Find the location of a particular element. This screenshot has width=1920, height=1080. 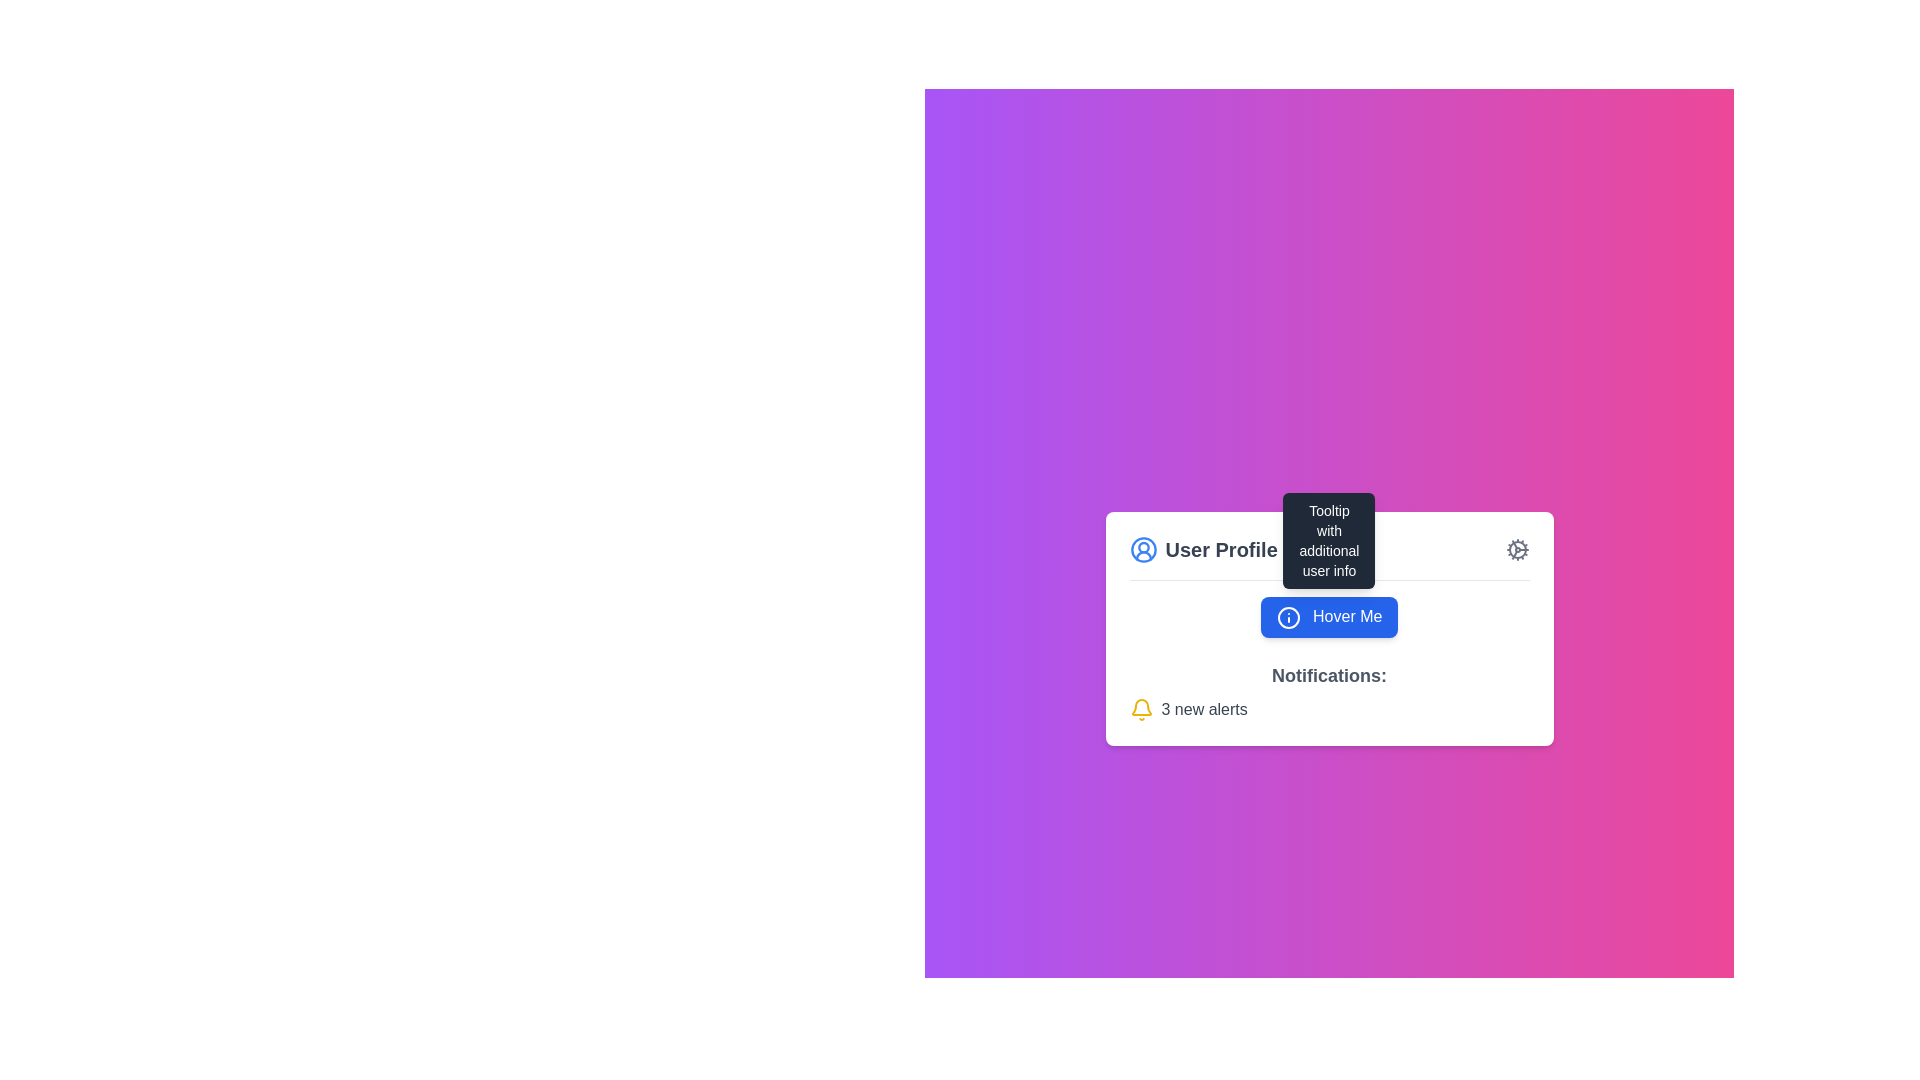

the SVG circle icon representing the user's profile information, which is located in the header section of a content card, to the left of the 'User Profile' text is located at coordinates (1288, 616).